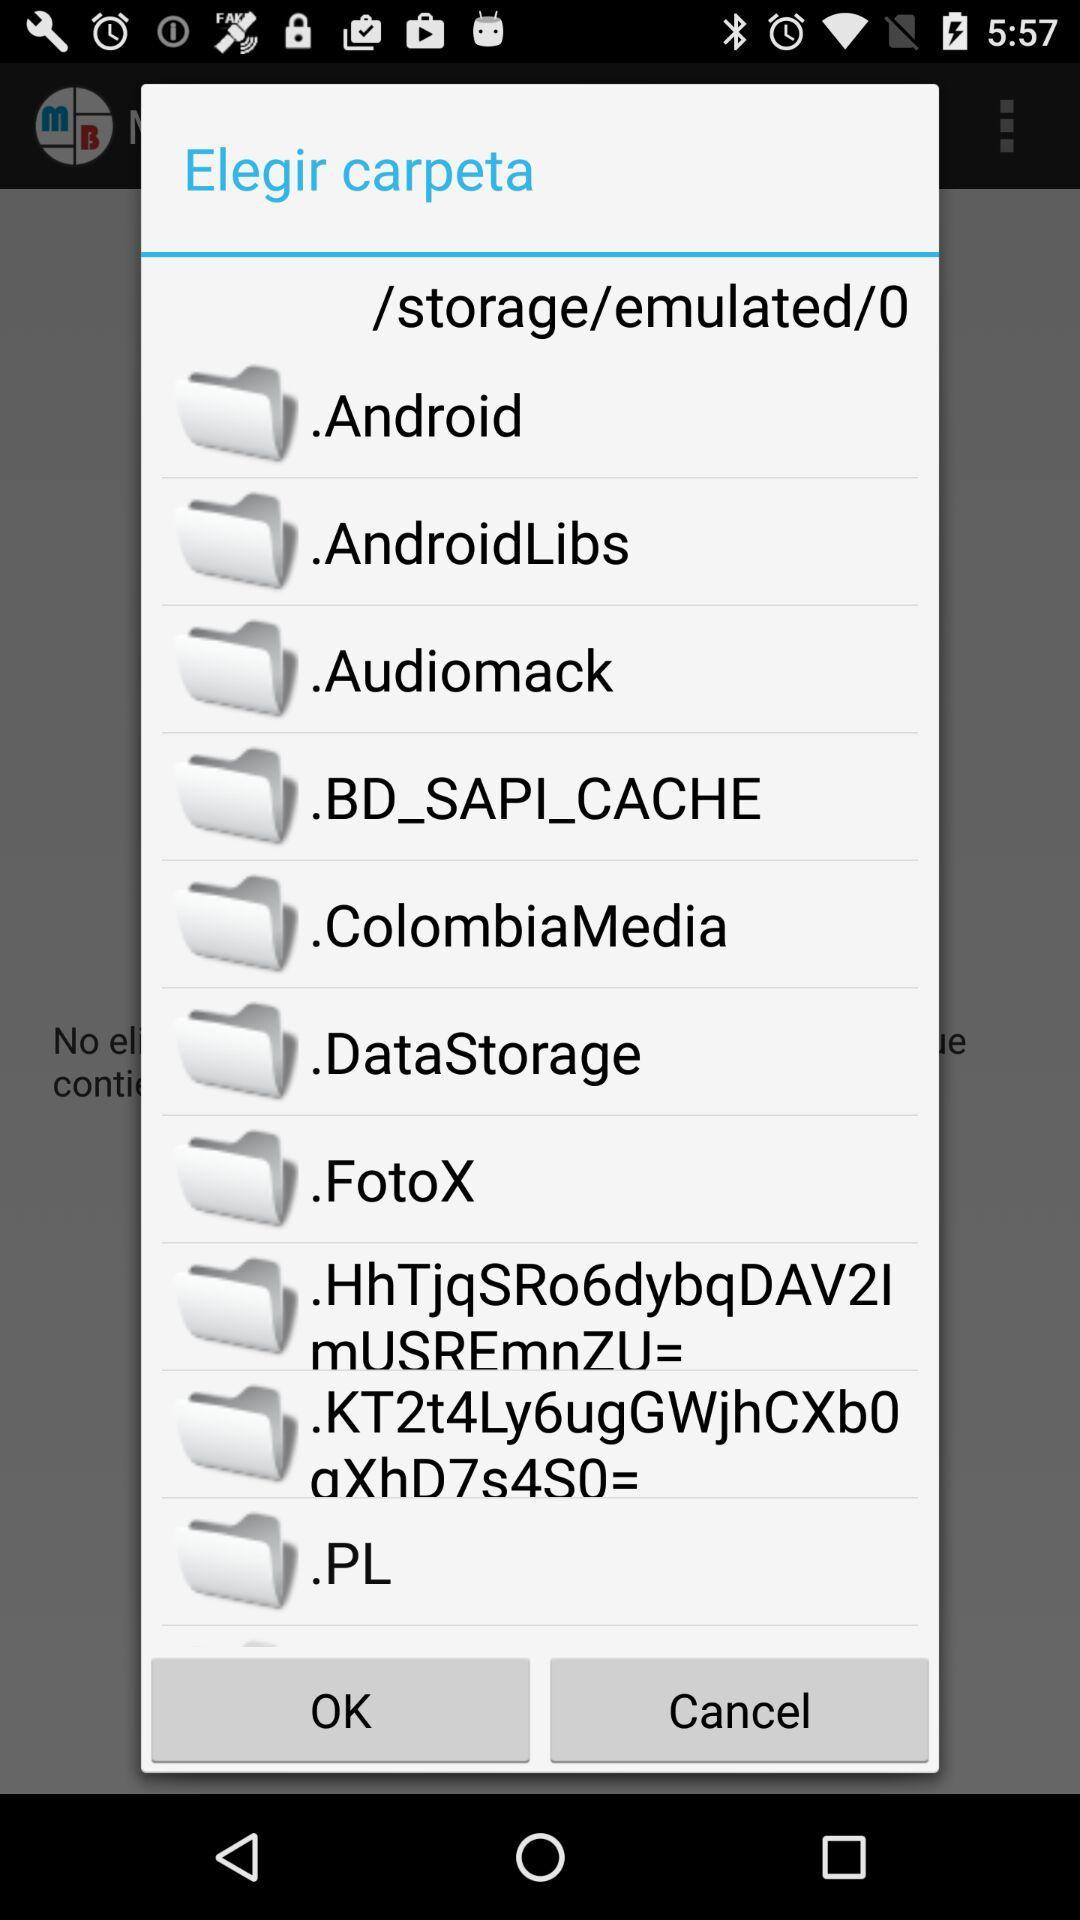 Image resolution: width=1080 pixels, height=1920 pixels. Describe the element at coordinates (612, 412) in the screenshot. I see `app below /storage/emulated/0 app` at that location.